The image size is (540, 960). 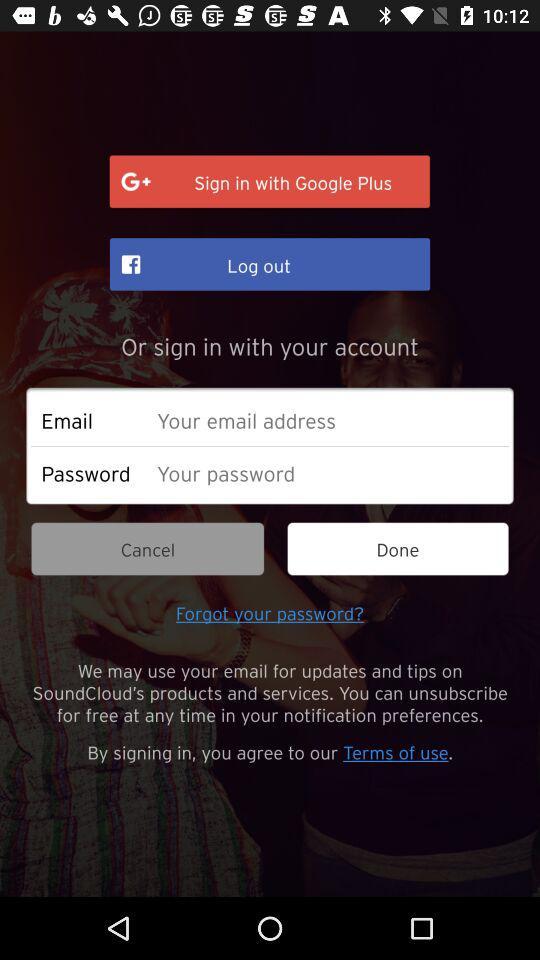 What do you see at coordinates (327, 472) in the screenshot?
I see `the password` at bounding box center [327, 472].